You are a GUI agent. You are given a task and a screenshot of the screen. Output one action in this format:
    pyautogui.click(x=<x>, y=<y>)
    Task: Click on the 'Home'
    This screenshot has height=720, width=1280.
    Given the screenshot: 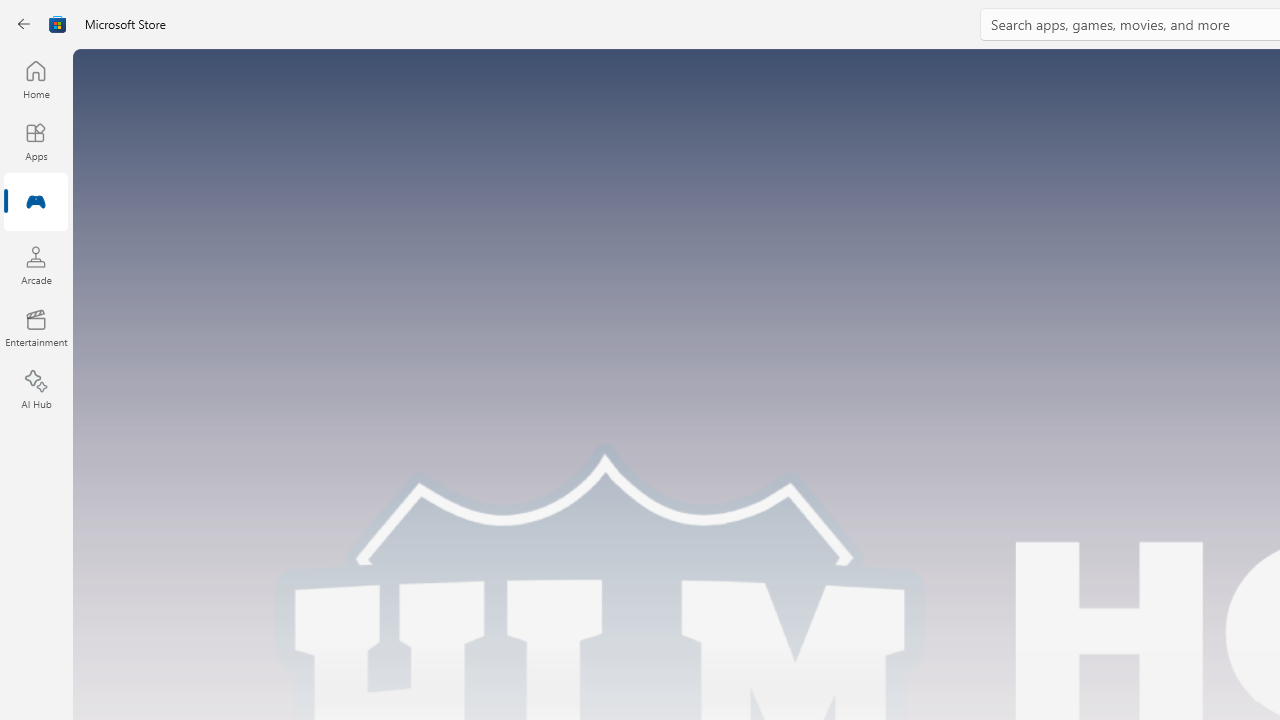 What is the action you would take?
    pyautogui.click(x=35, y=78)
    